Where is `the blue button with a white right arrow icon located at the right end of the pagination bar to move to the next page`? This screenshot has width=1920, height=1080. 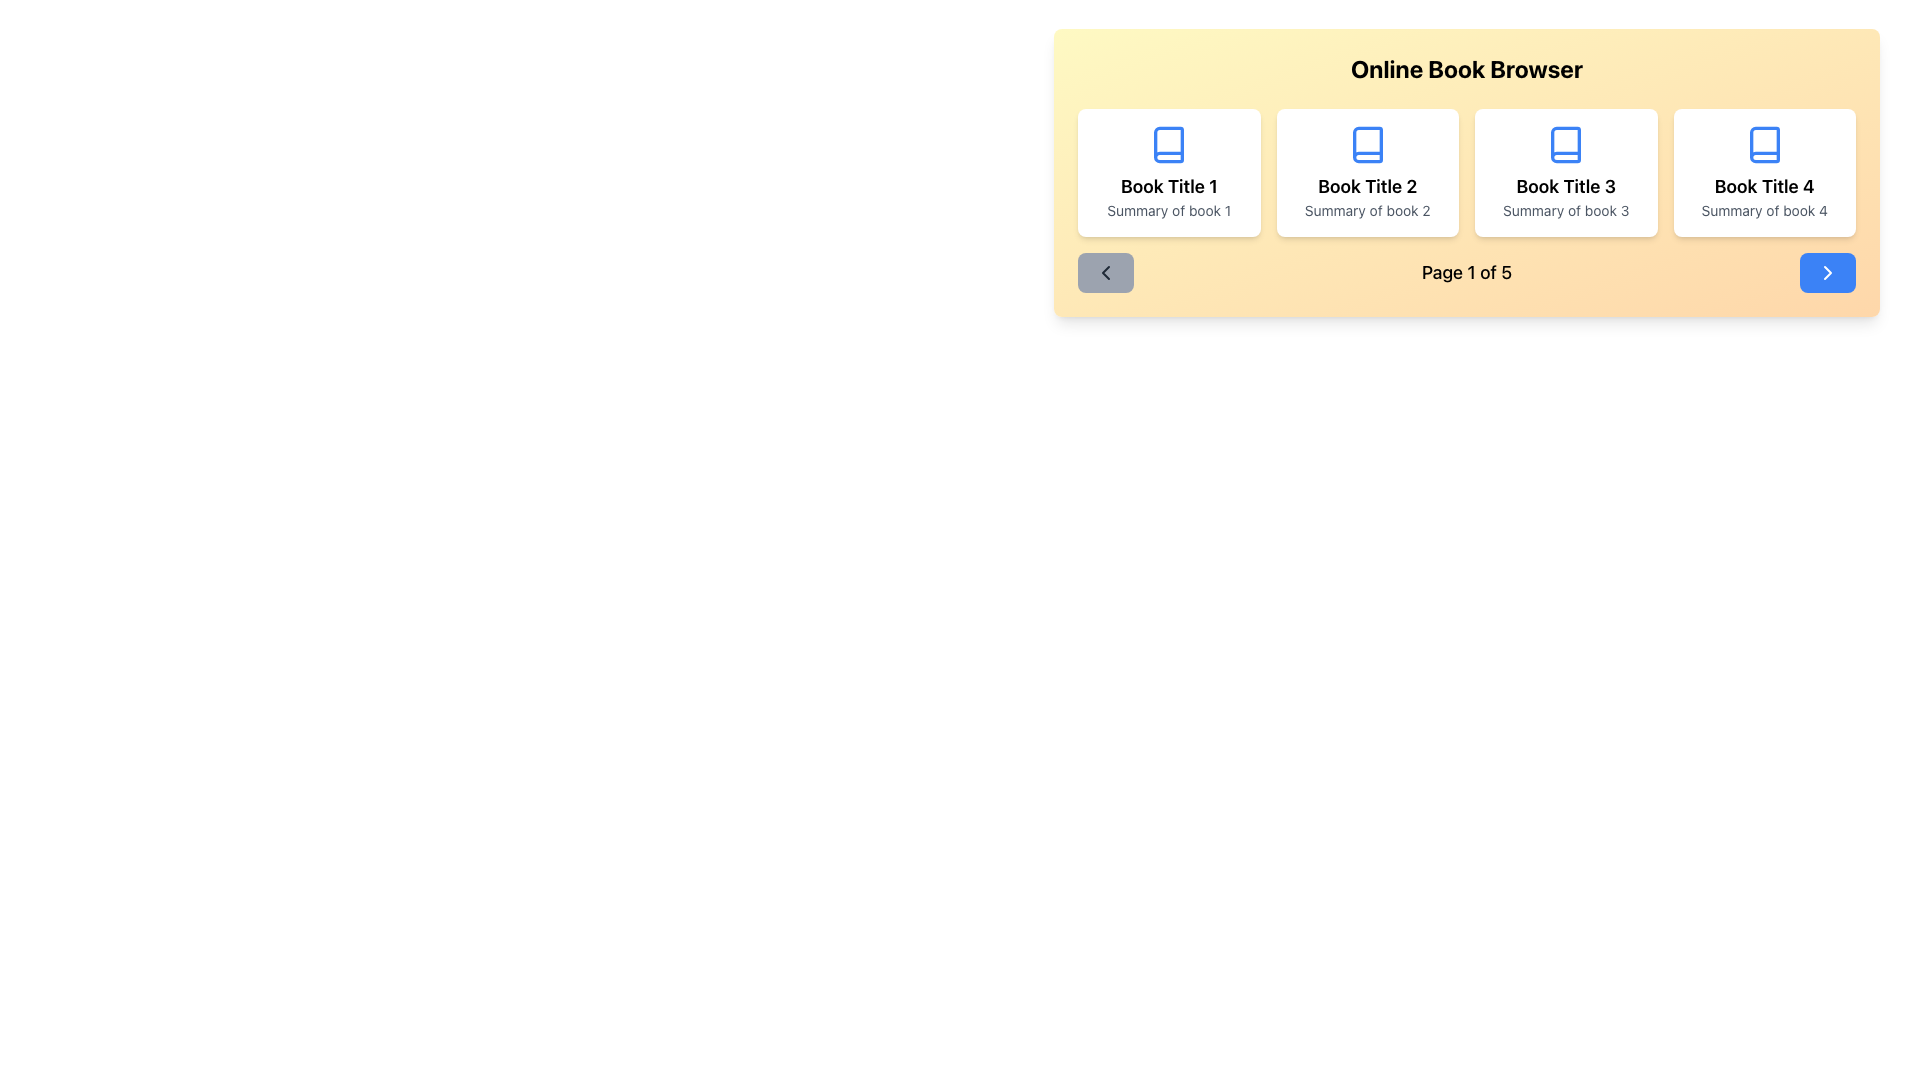
the blue button with a white right arrow icon located at the right end of the pagination bar to move to the next page is located at coordinates (1828, 273).